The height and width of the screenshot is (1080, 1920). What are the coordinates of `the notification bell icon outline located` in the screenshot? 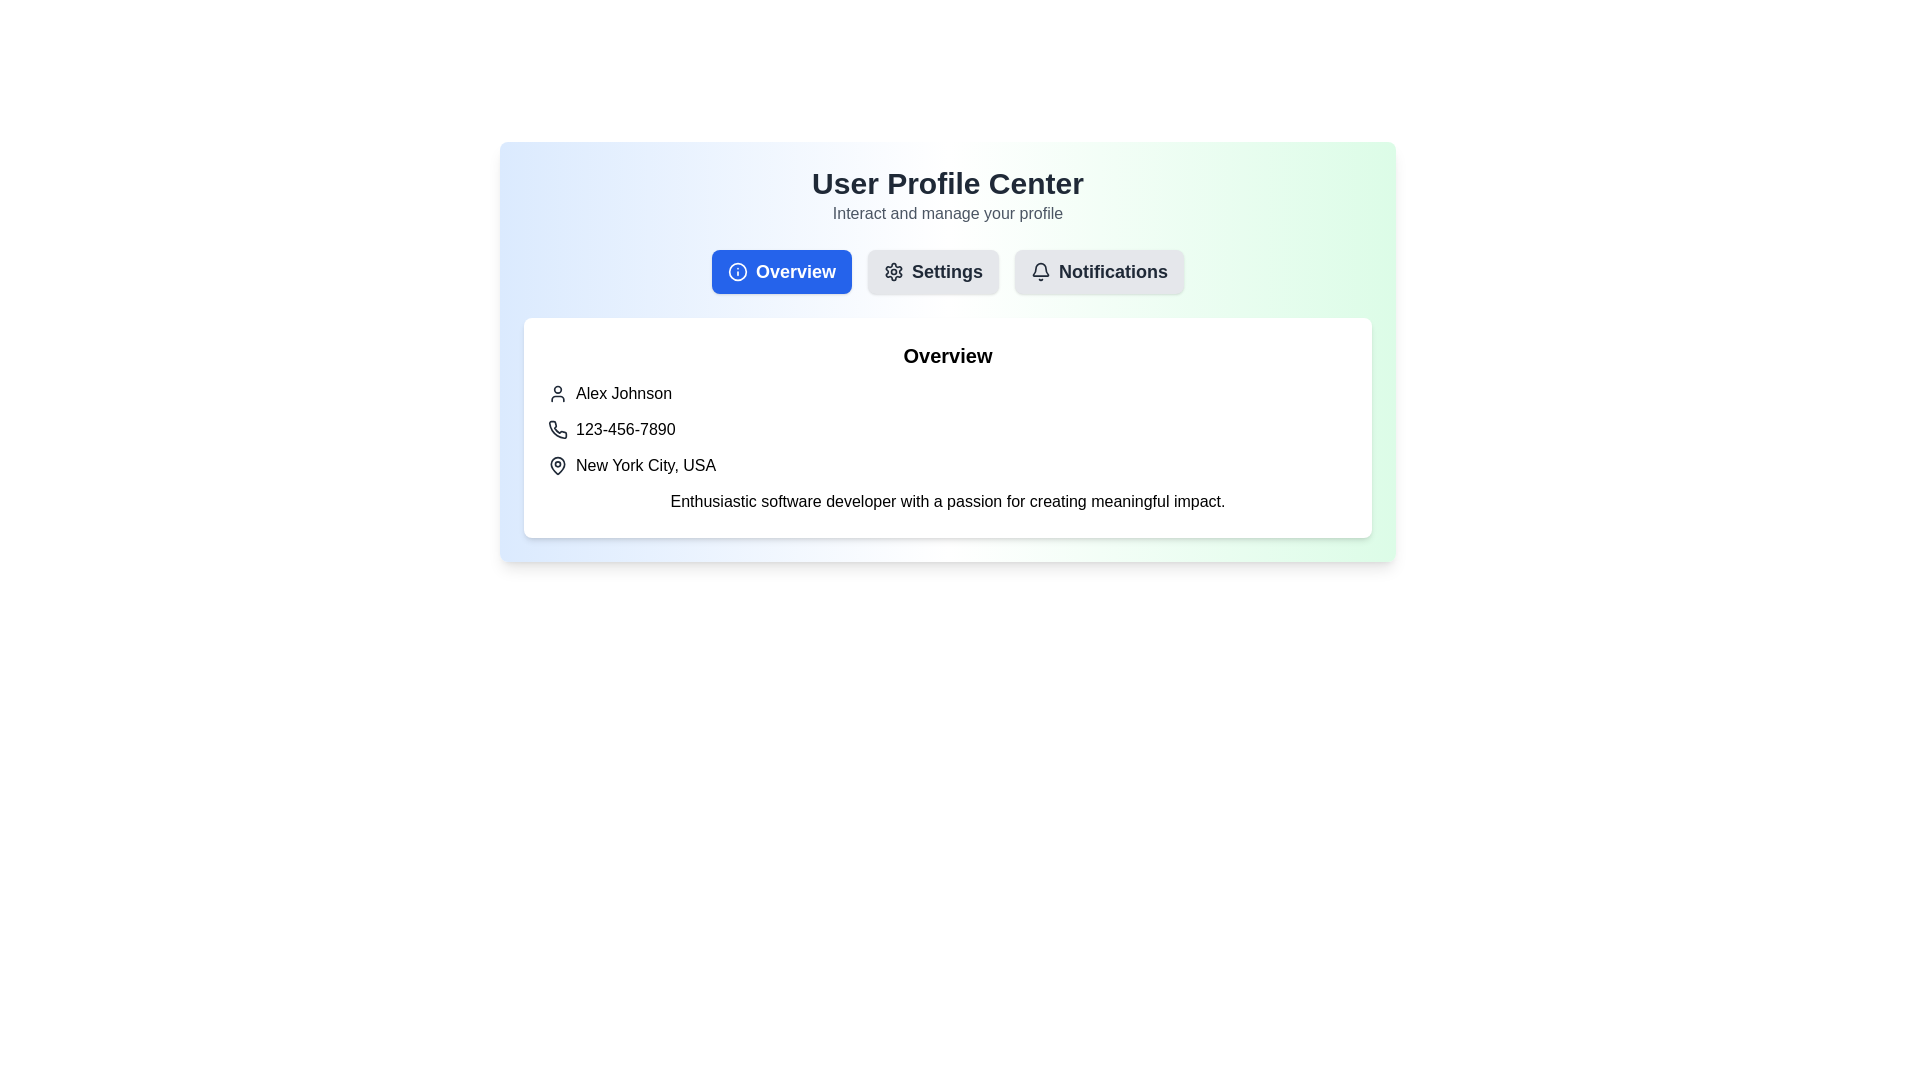 It's located at (1040, 268).